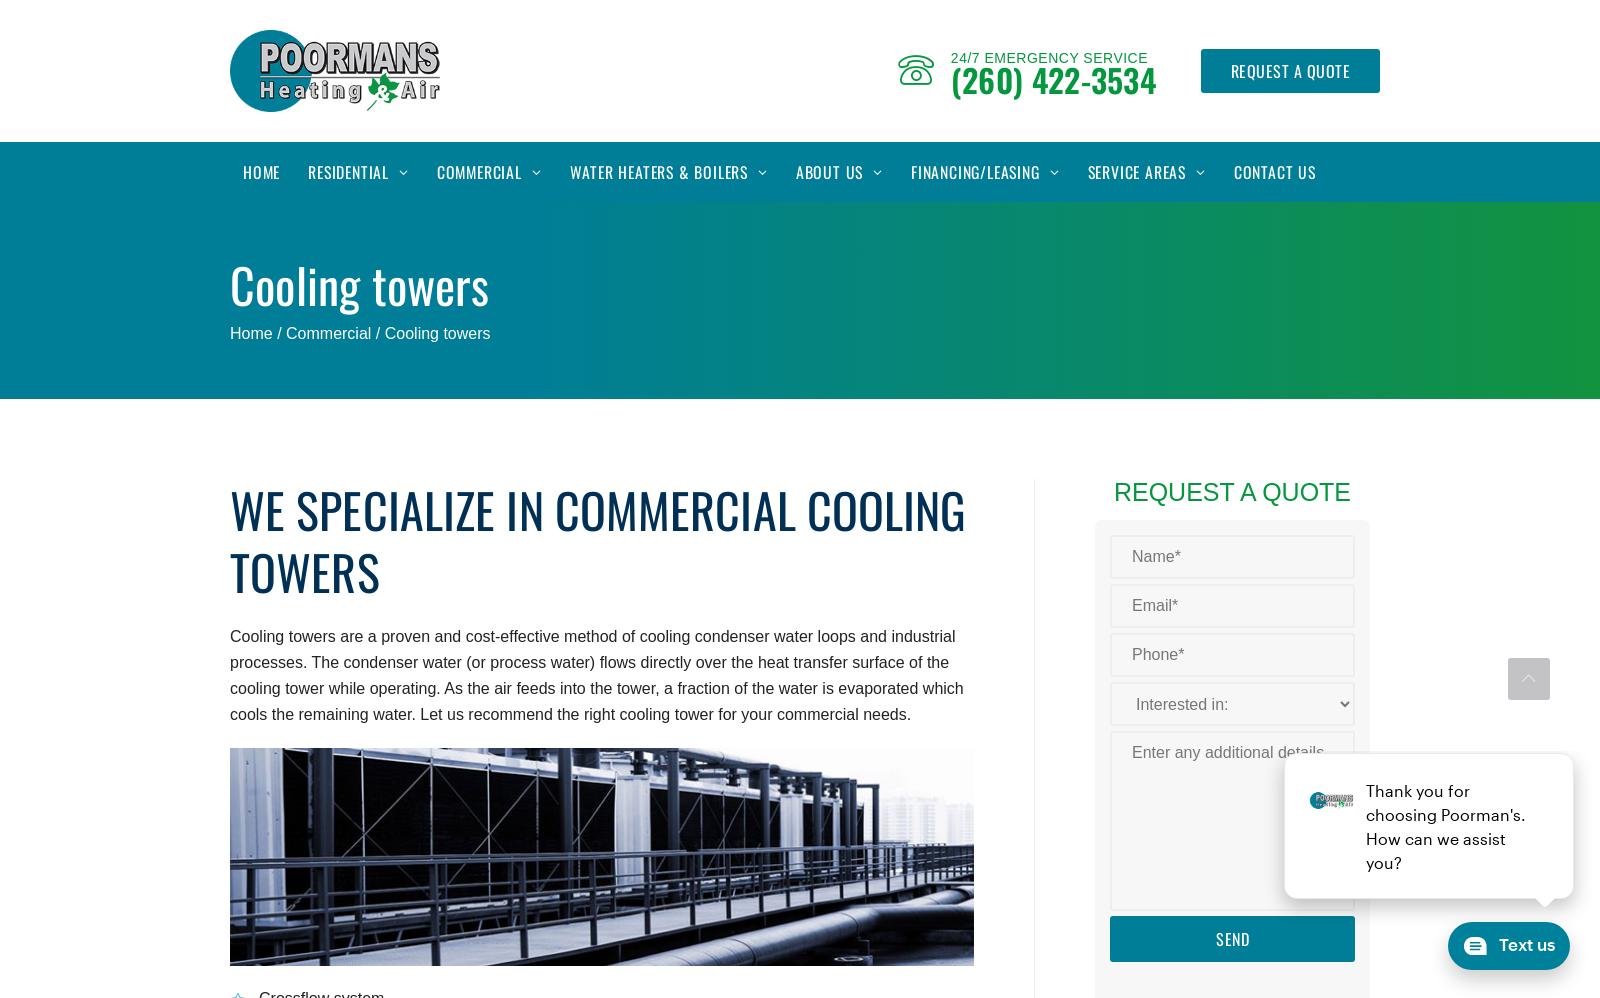 The height and width of the screenshot is (998, 1600). I want to click on 'Wells Fargo Residential Financing', so click(1028, 248).